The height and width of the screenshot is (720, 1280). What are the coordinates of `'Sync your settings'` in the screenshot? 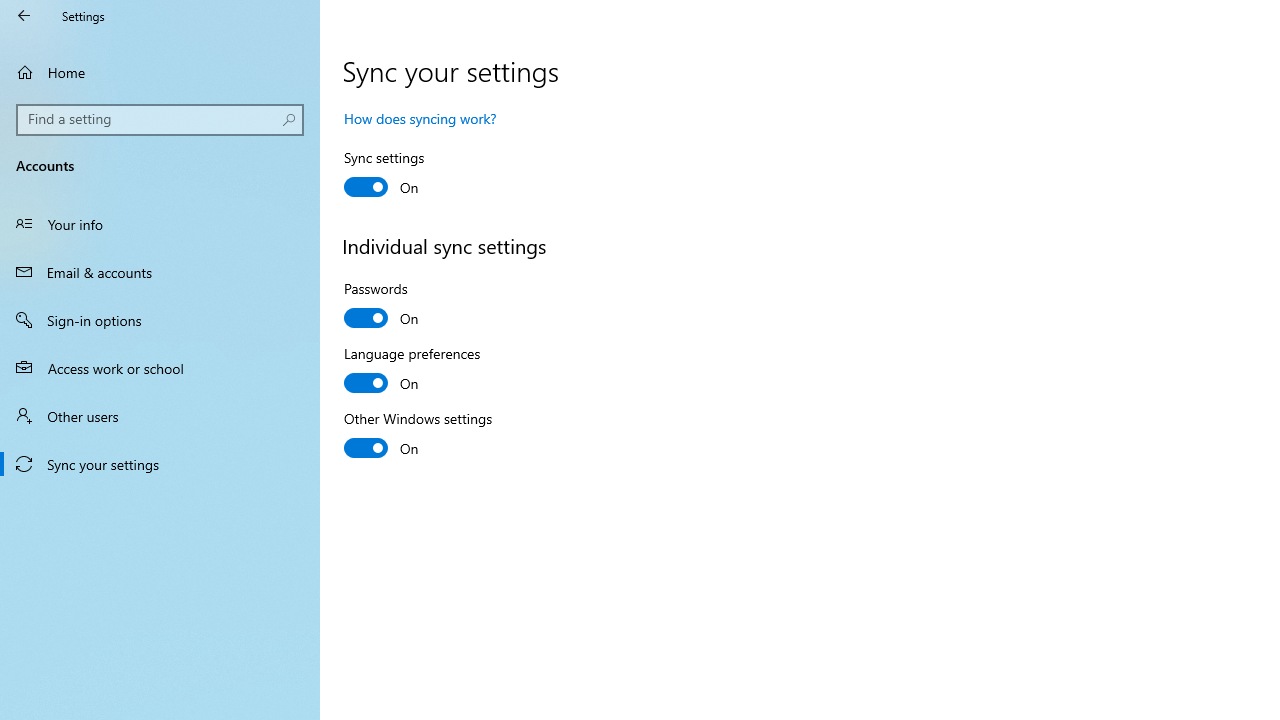 It's located at (160, 464).